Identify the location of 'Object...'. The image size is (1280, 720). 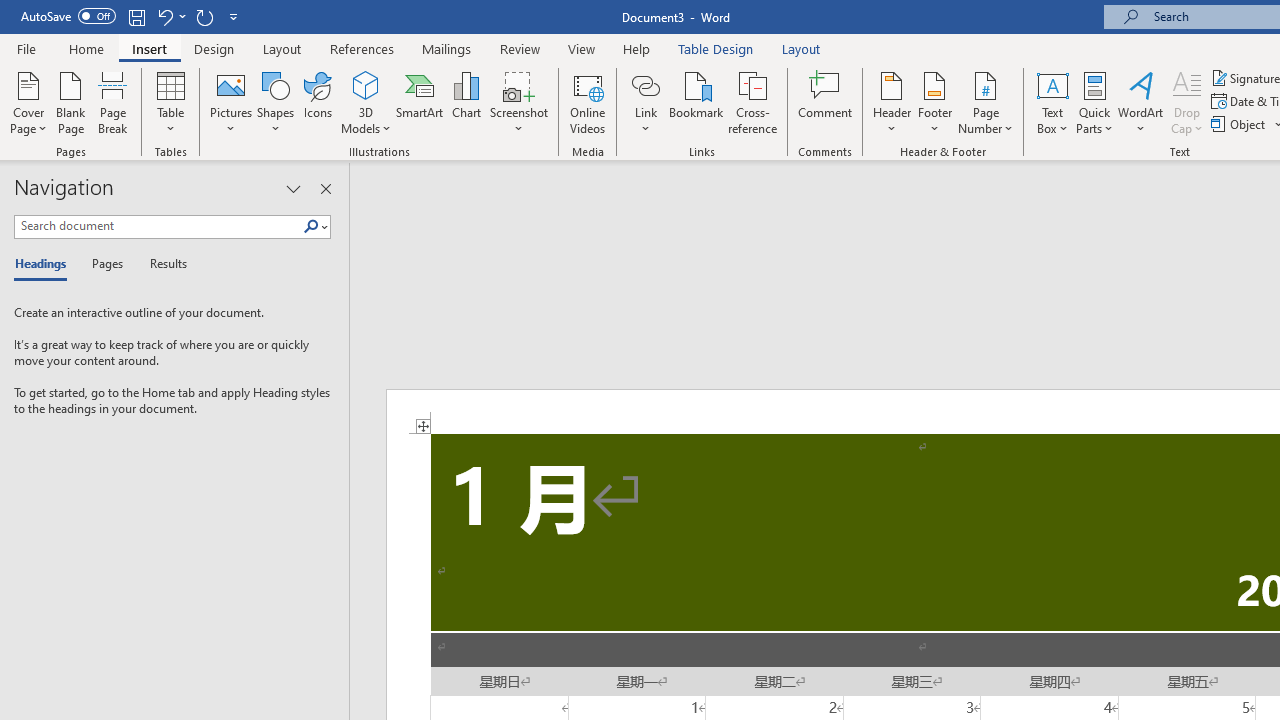
(1239, 124).